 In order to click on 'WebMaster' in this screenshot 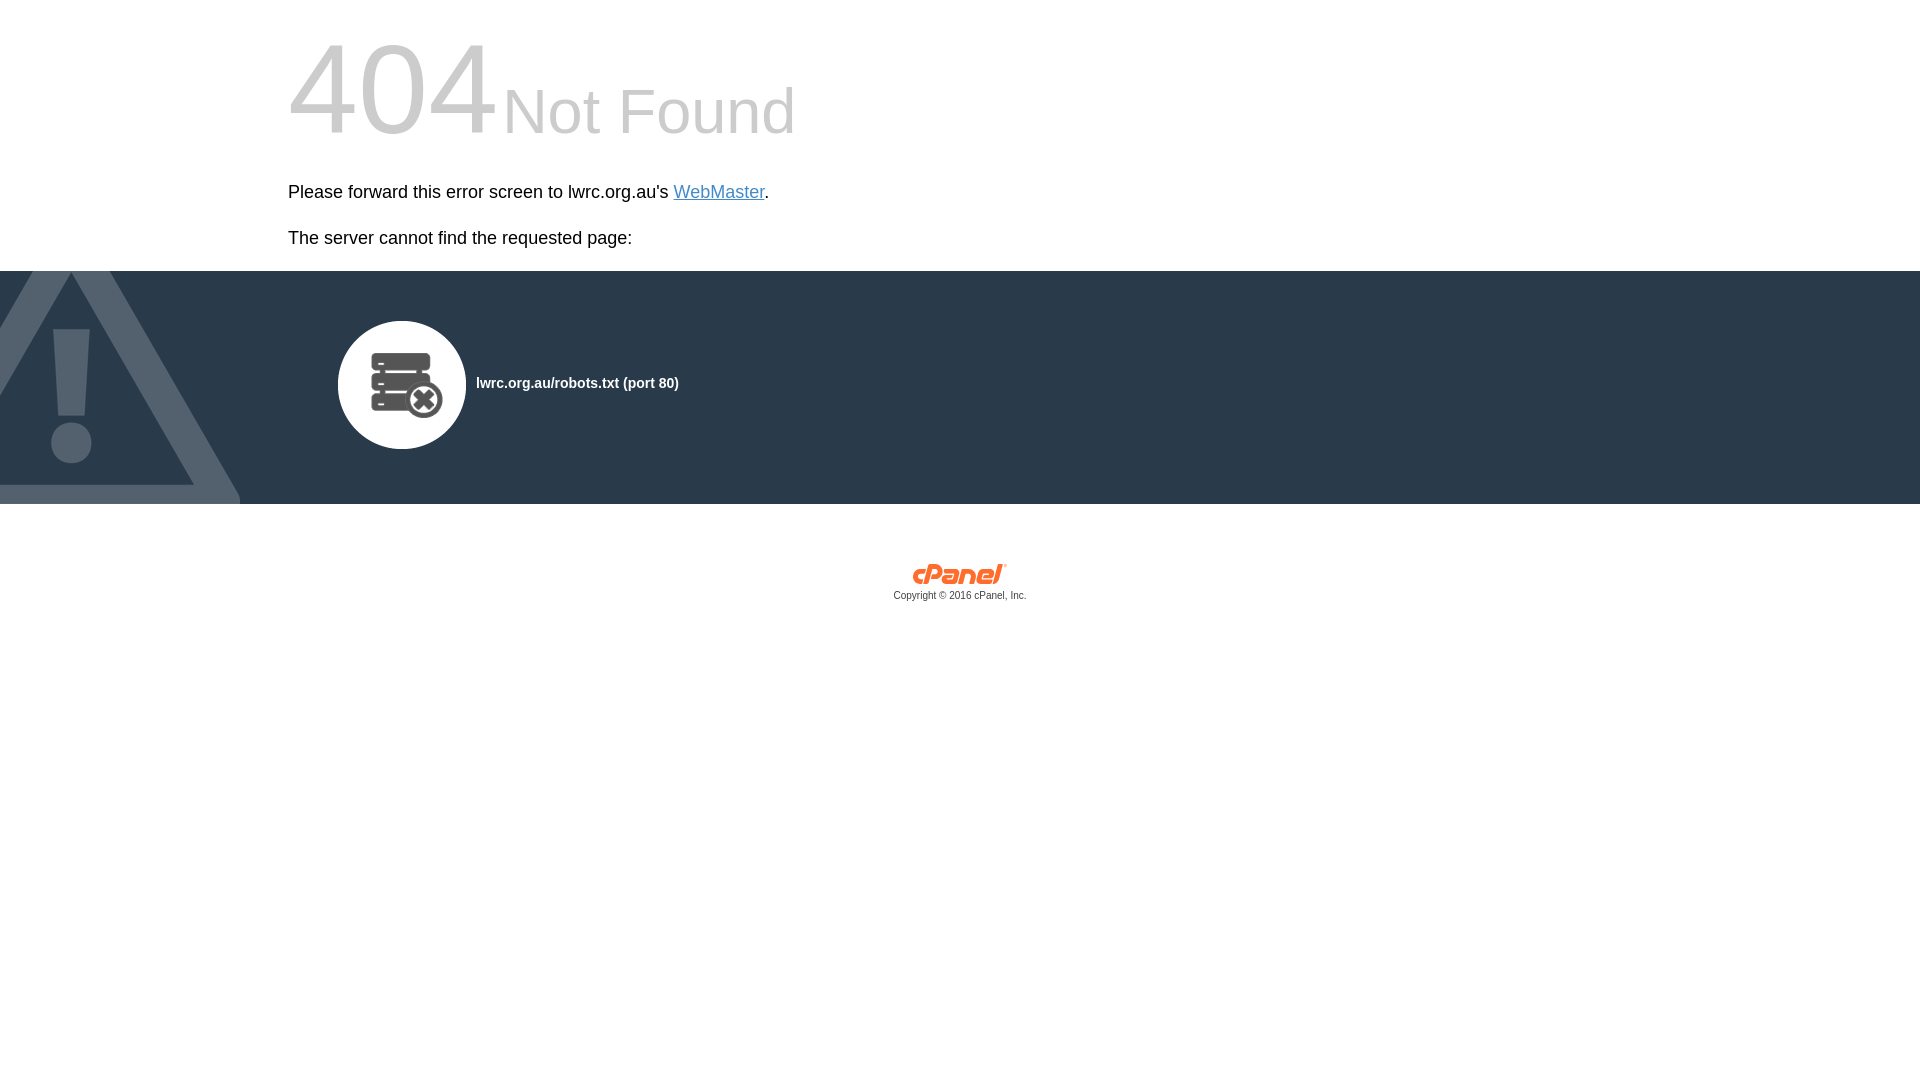, I will do `click(719, 192)`.